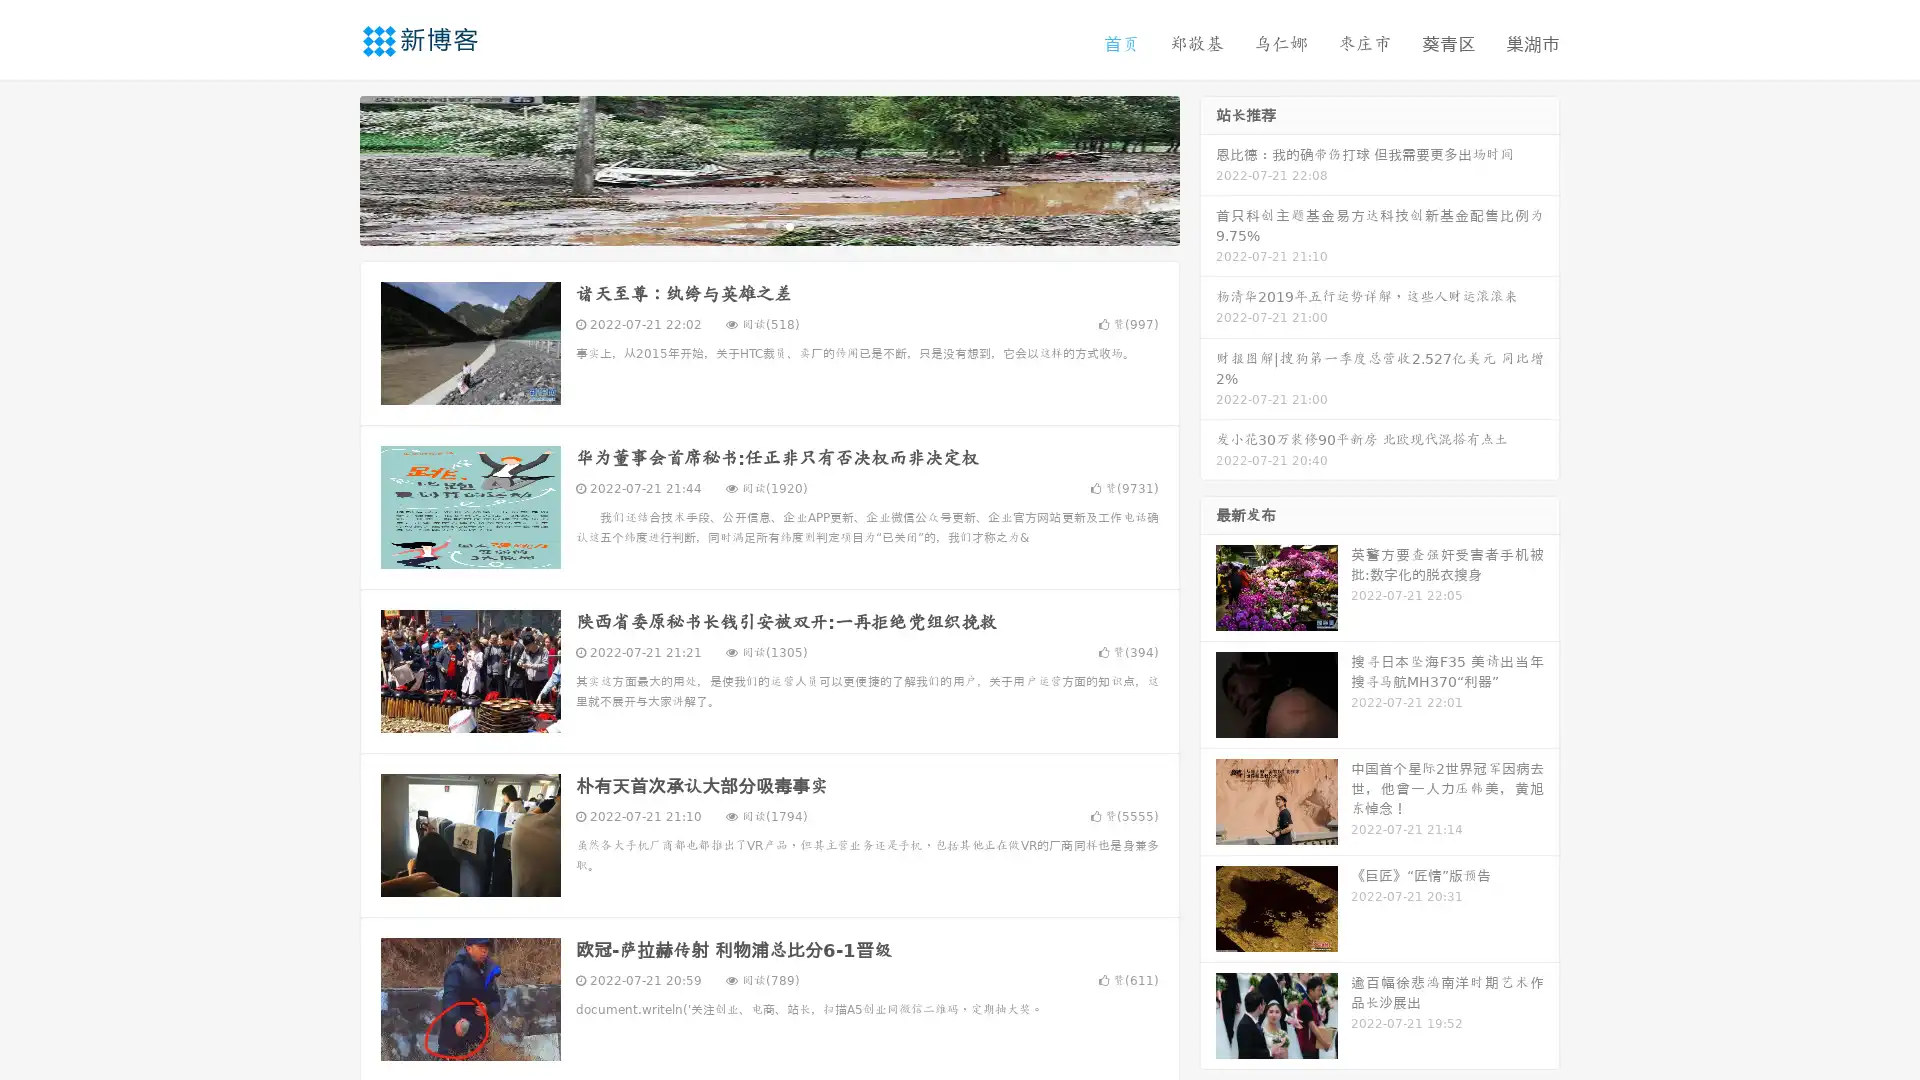 Image resolution: width=1920 pixels, height=1080 pixels. I want to click on Next slide, so click(1208, 168).